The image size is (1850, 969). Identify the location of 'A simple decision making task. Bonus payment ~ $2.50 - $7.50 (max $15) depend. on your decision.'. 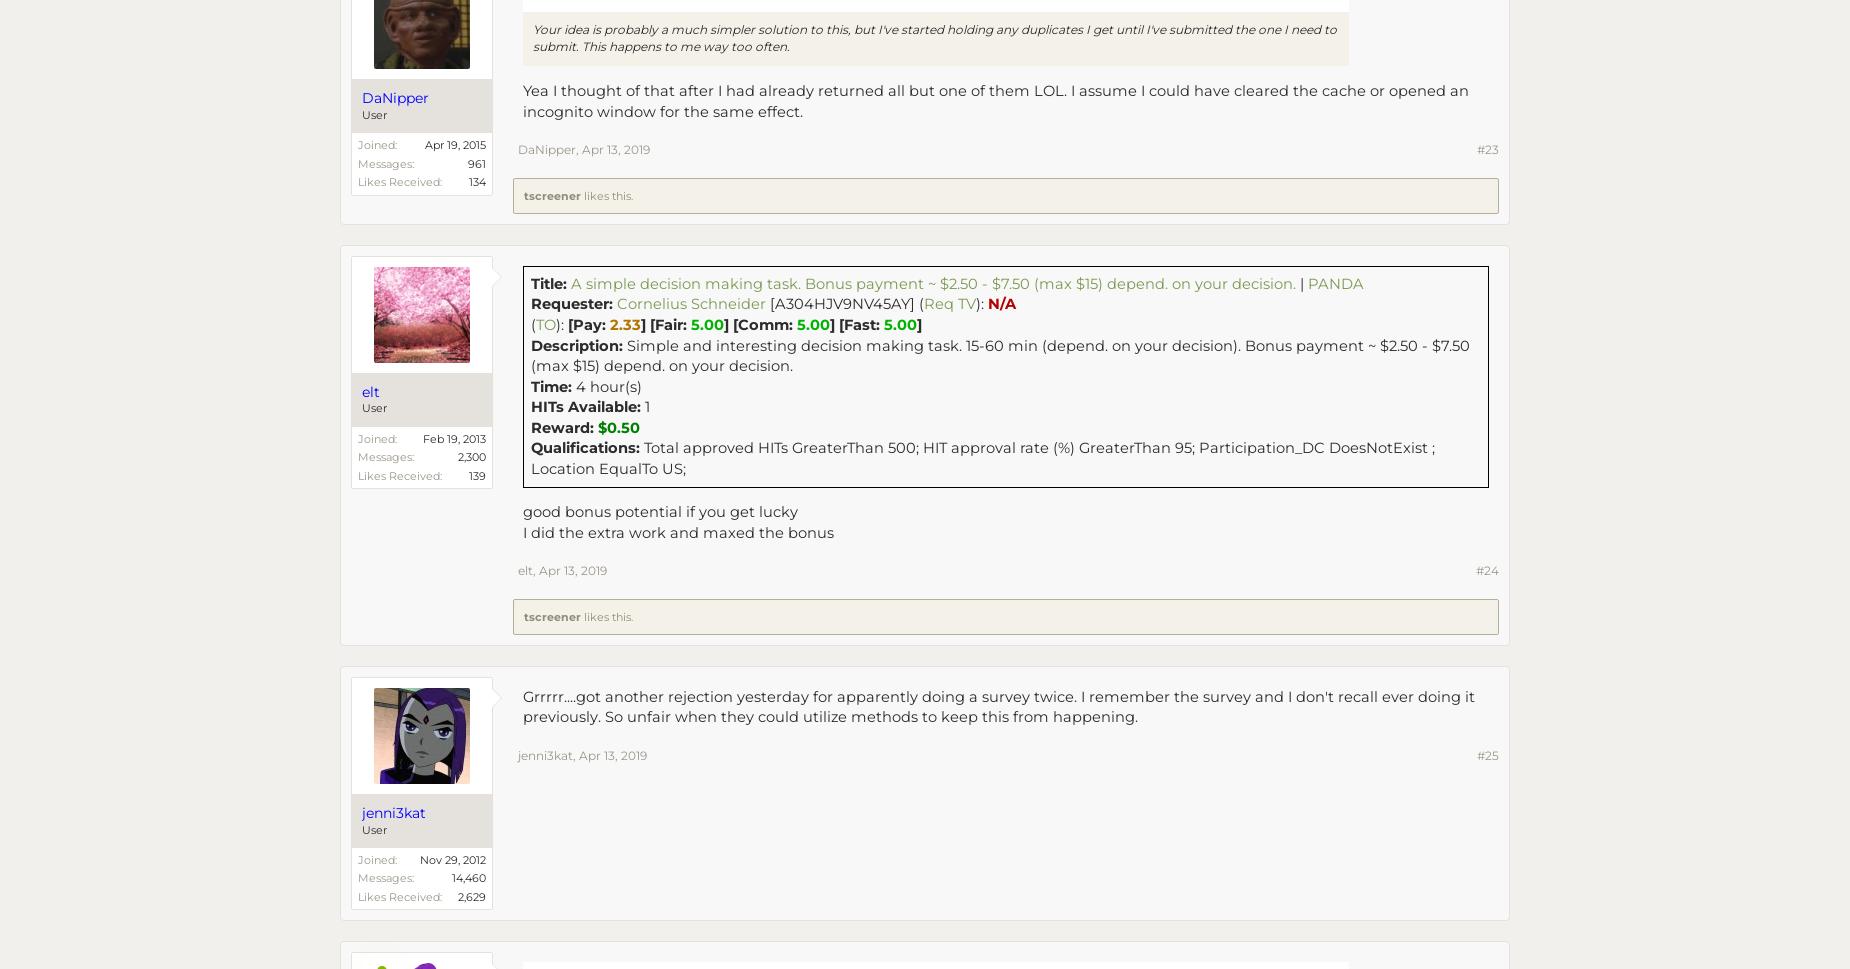
(932, 283).